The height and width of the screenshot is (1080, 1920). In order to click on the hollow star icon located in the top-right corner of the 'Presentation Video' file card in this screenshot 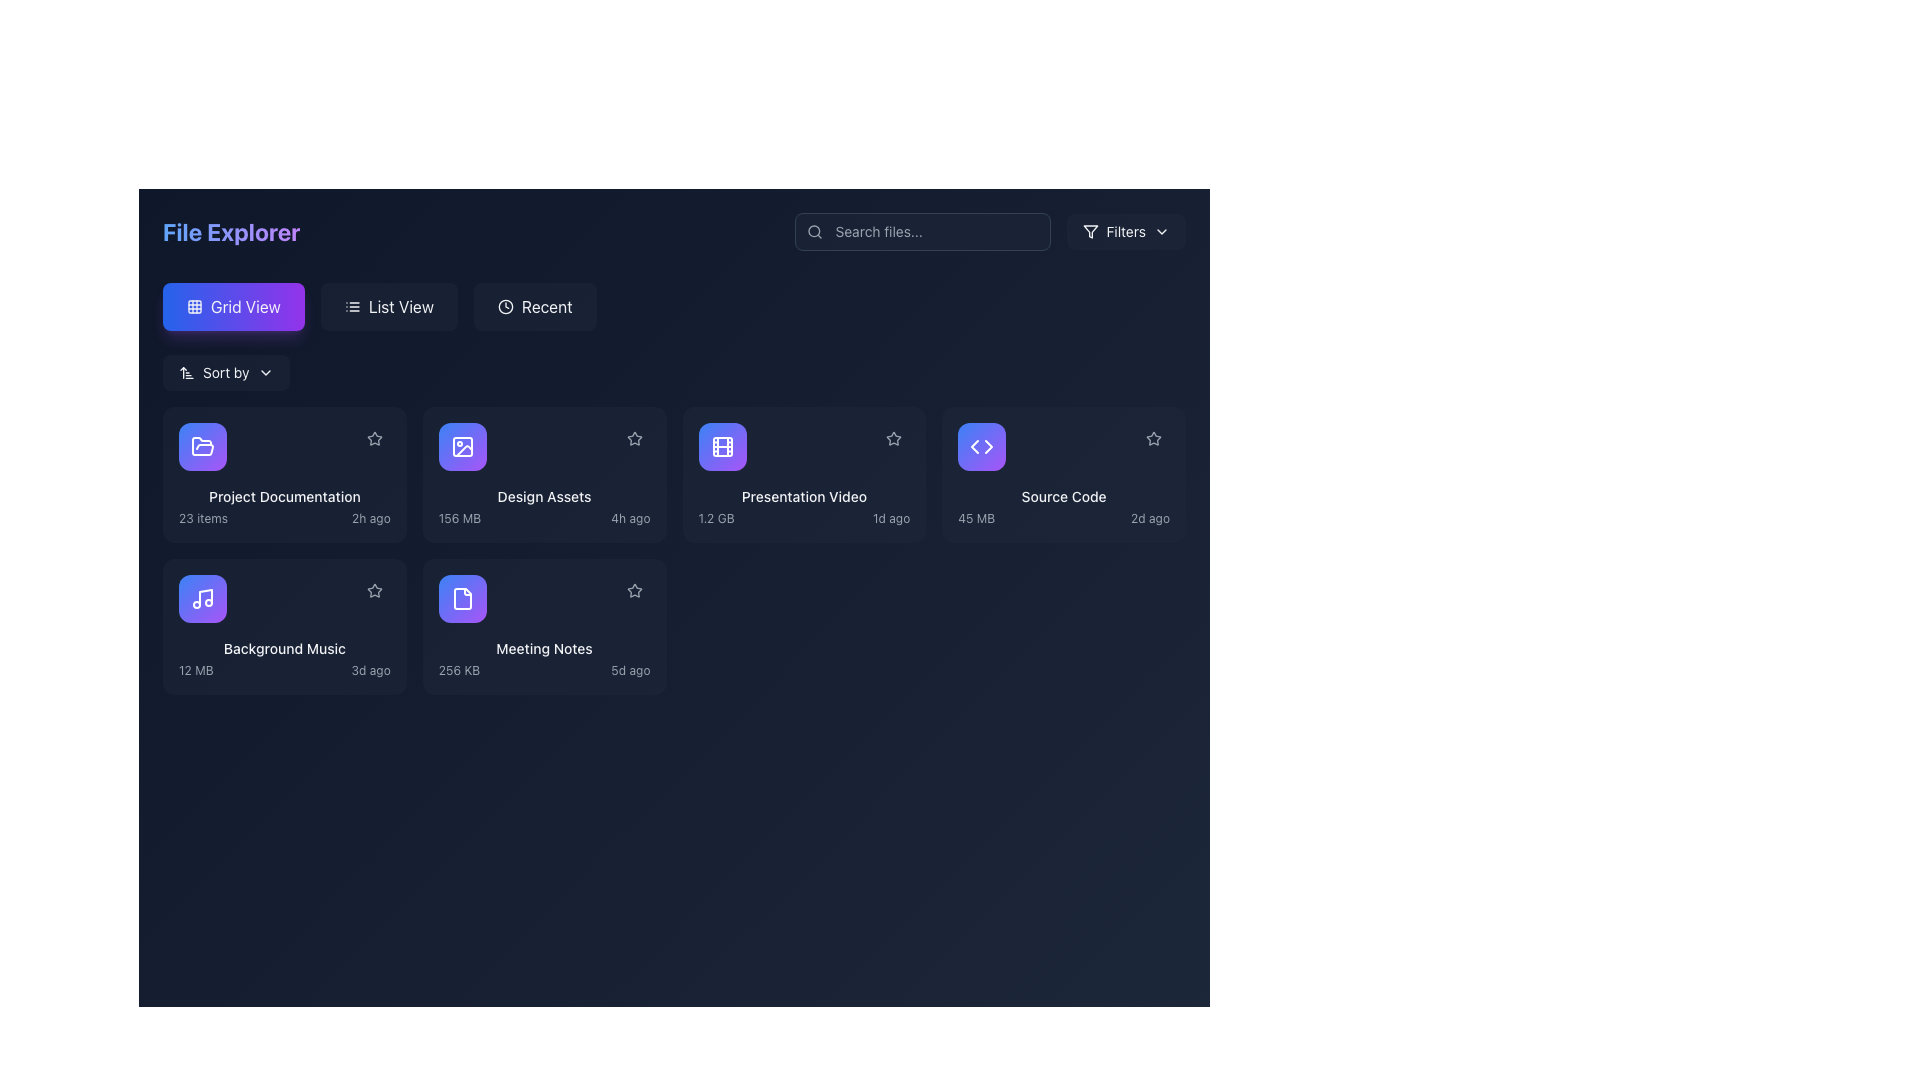, I will do `click(893, 438)`.